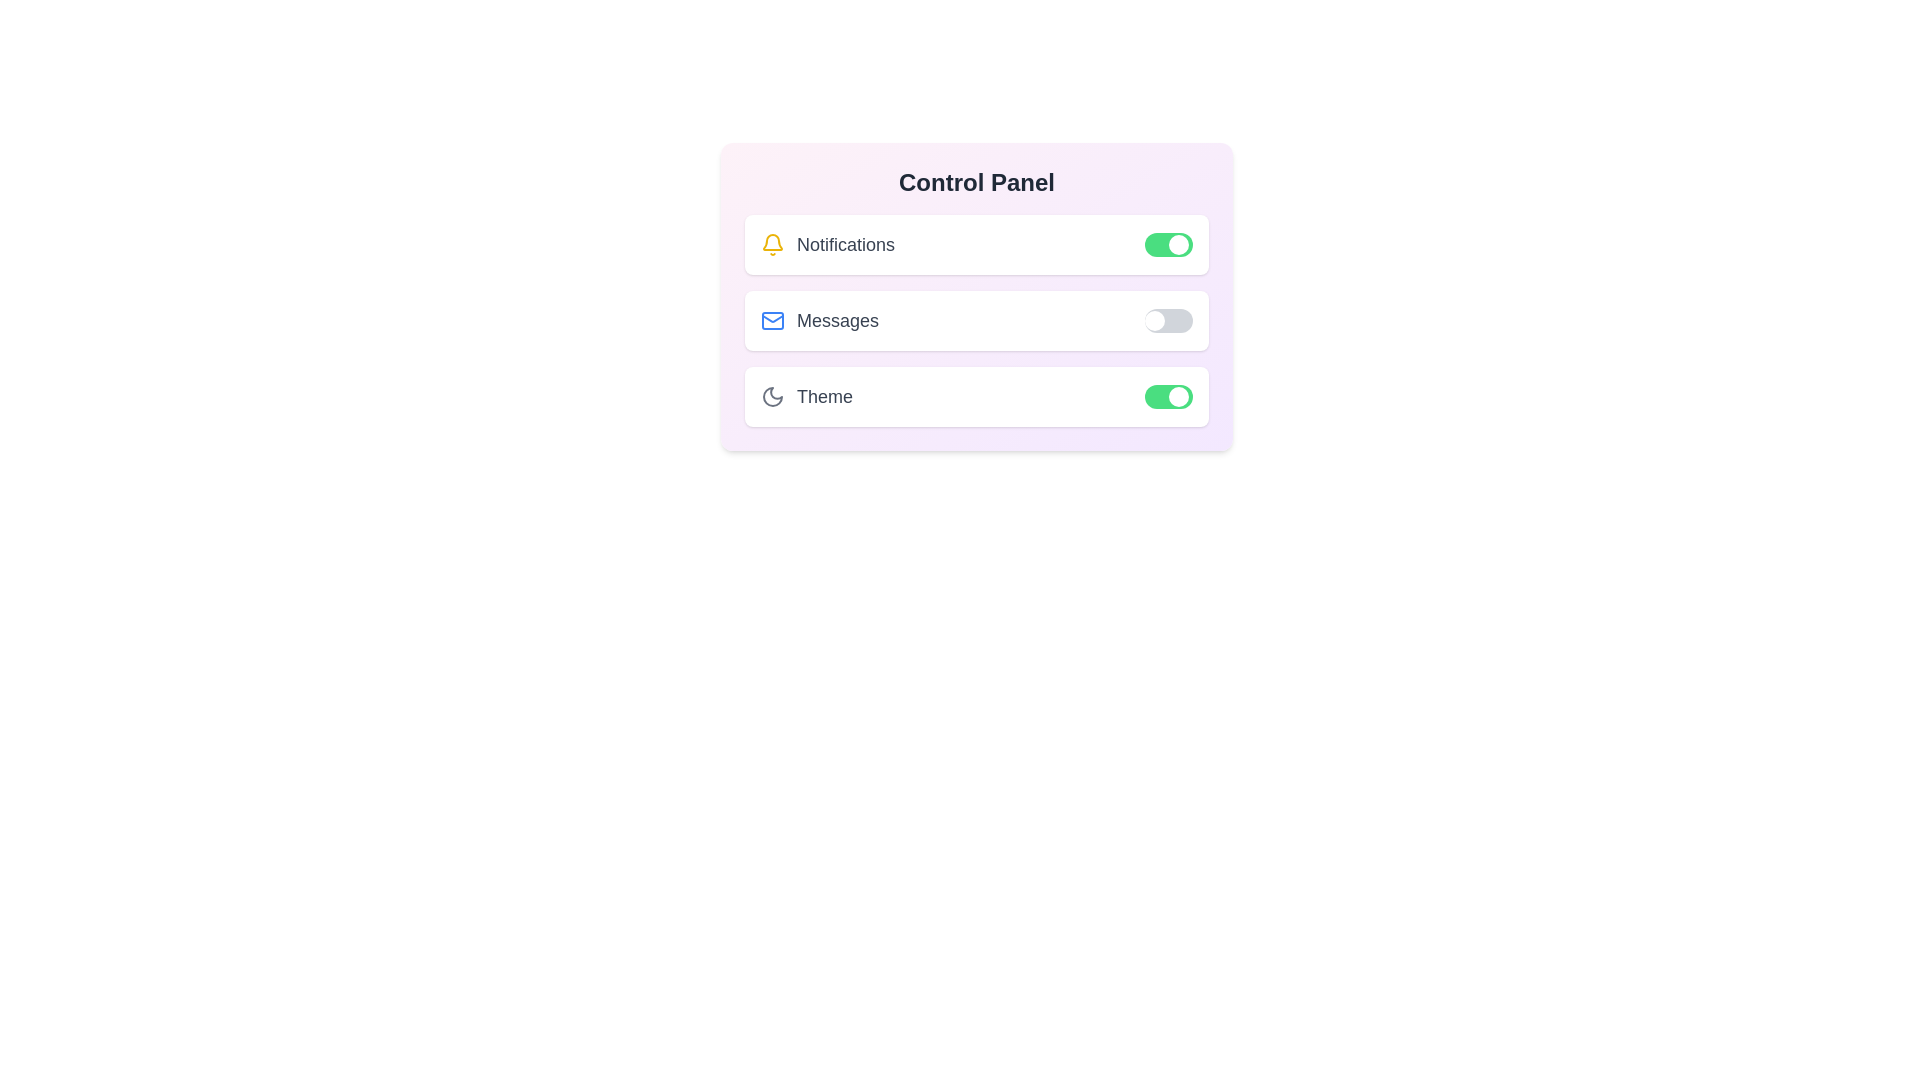 Image resolution: width=1920 pixels, height=1080 pixels. Describe the element at coordinates (838, 319) in the screenshot. I see `the 'Messages' text label, which is styled in gray and positioned between an envelope icon and a toggle switch in the control panel interface` at that location.